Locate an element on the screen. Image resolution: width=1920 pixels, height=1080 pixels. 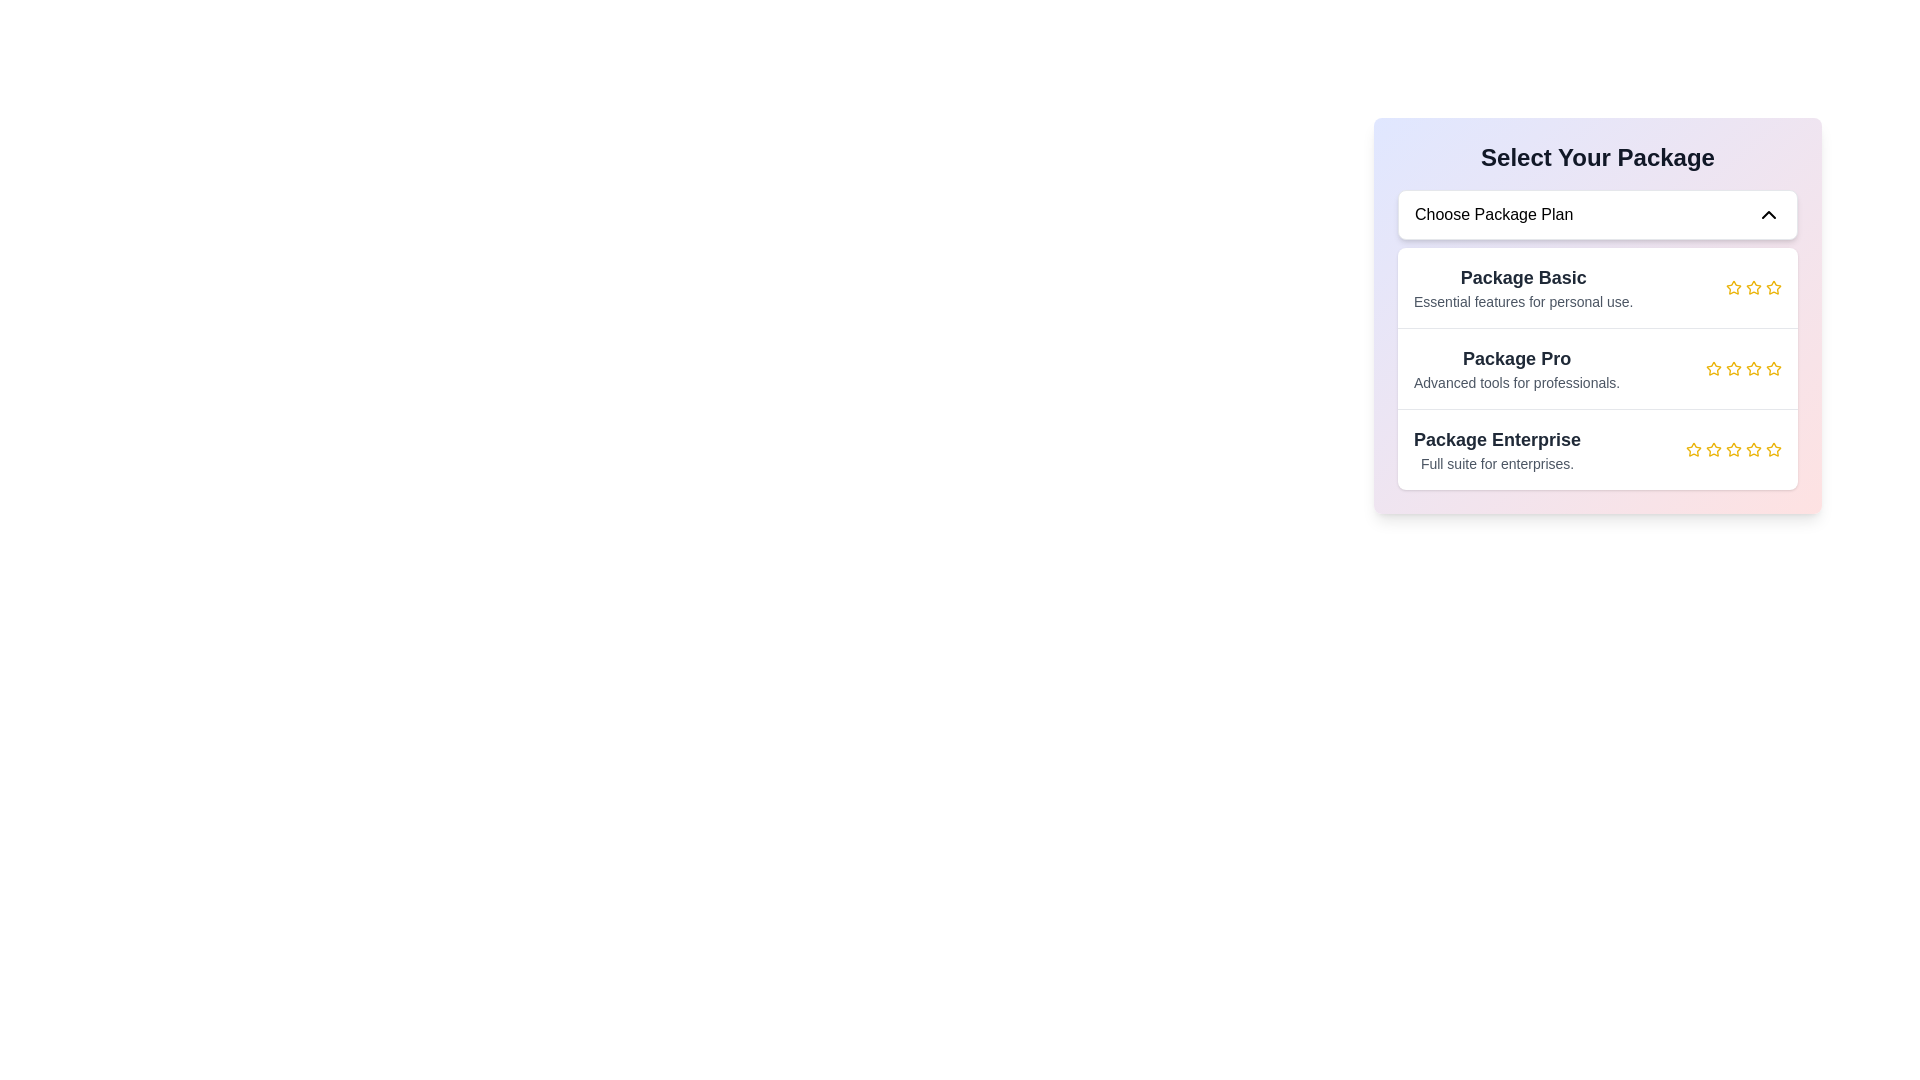
the first yellow star in the second row of the star rating section associated with the 'Package Pro' package item is located at coordinates (1712, 369).